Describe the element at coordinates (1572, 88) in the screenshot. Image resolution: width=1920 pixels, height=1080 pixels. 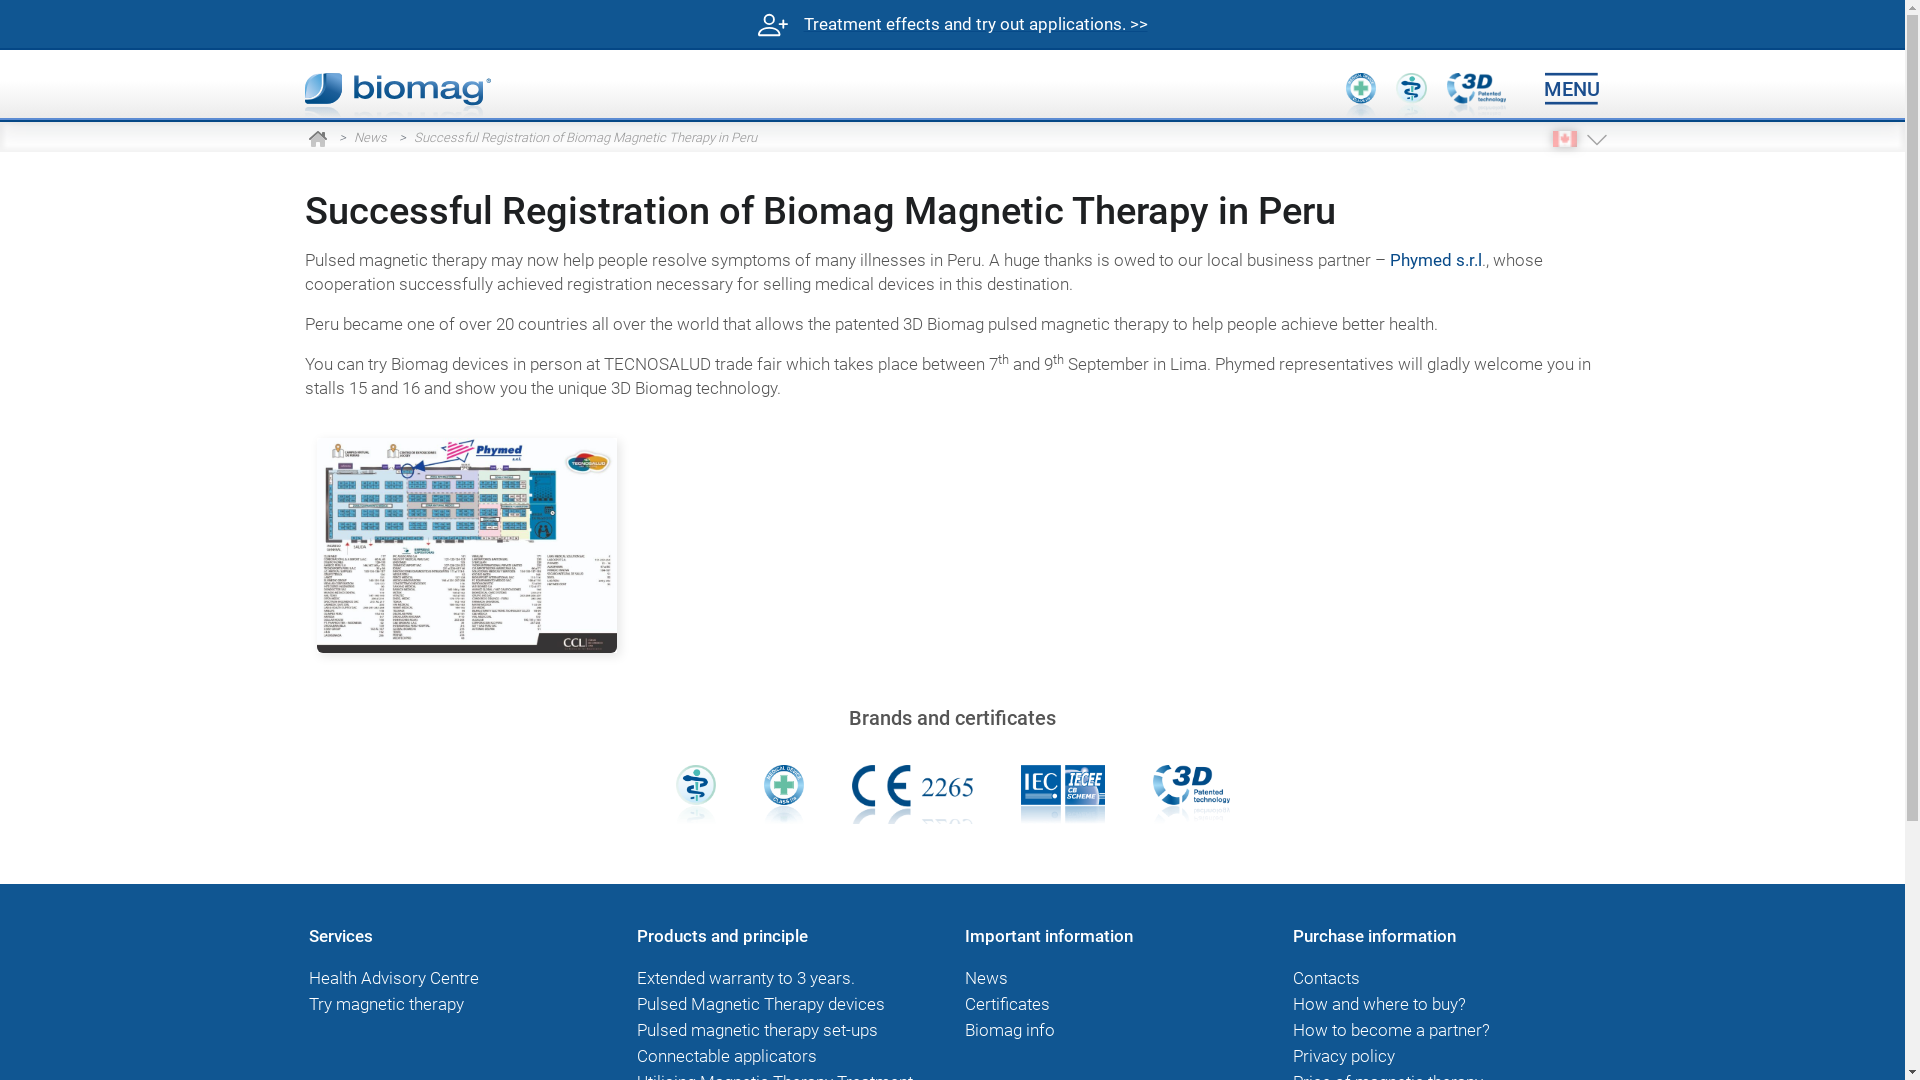
I see `'MENU'` at that location.